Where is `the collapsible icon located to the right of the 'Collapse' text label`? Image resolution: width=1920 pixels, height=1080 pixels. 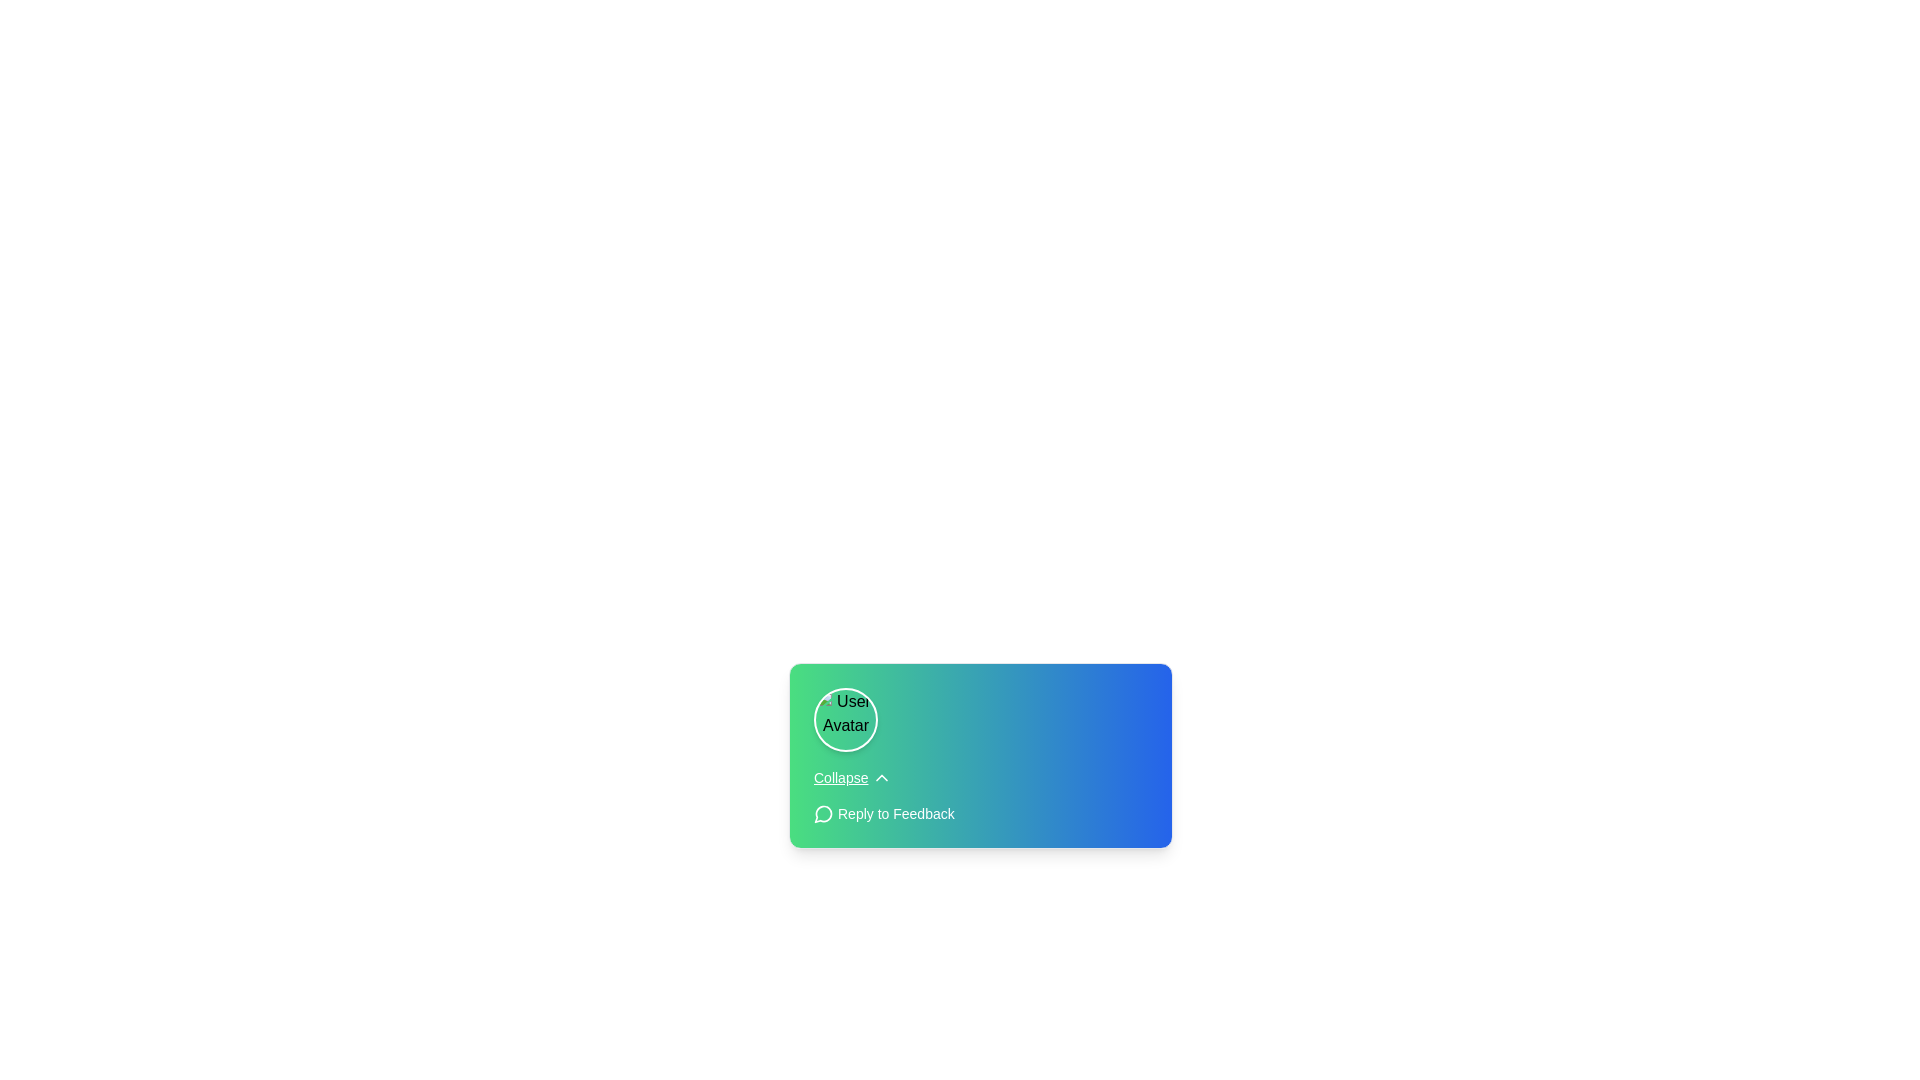 the collapsible icon located to the right of the 'Collapse' text label is located at coordinates (881, 777).